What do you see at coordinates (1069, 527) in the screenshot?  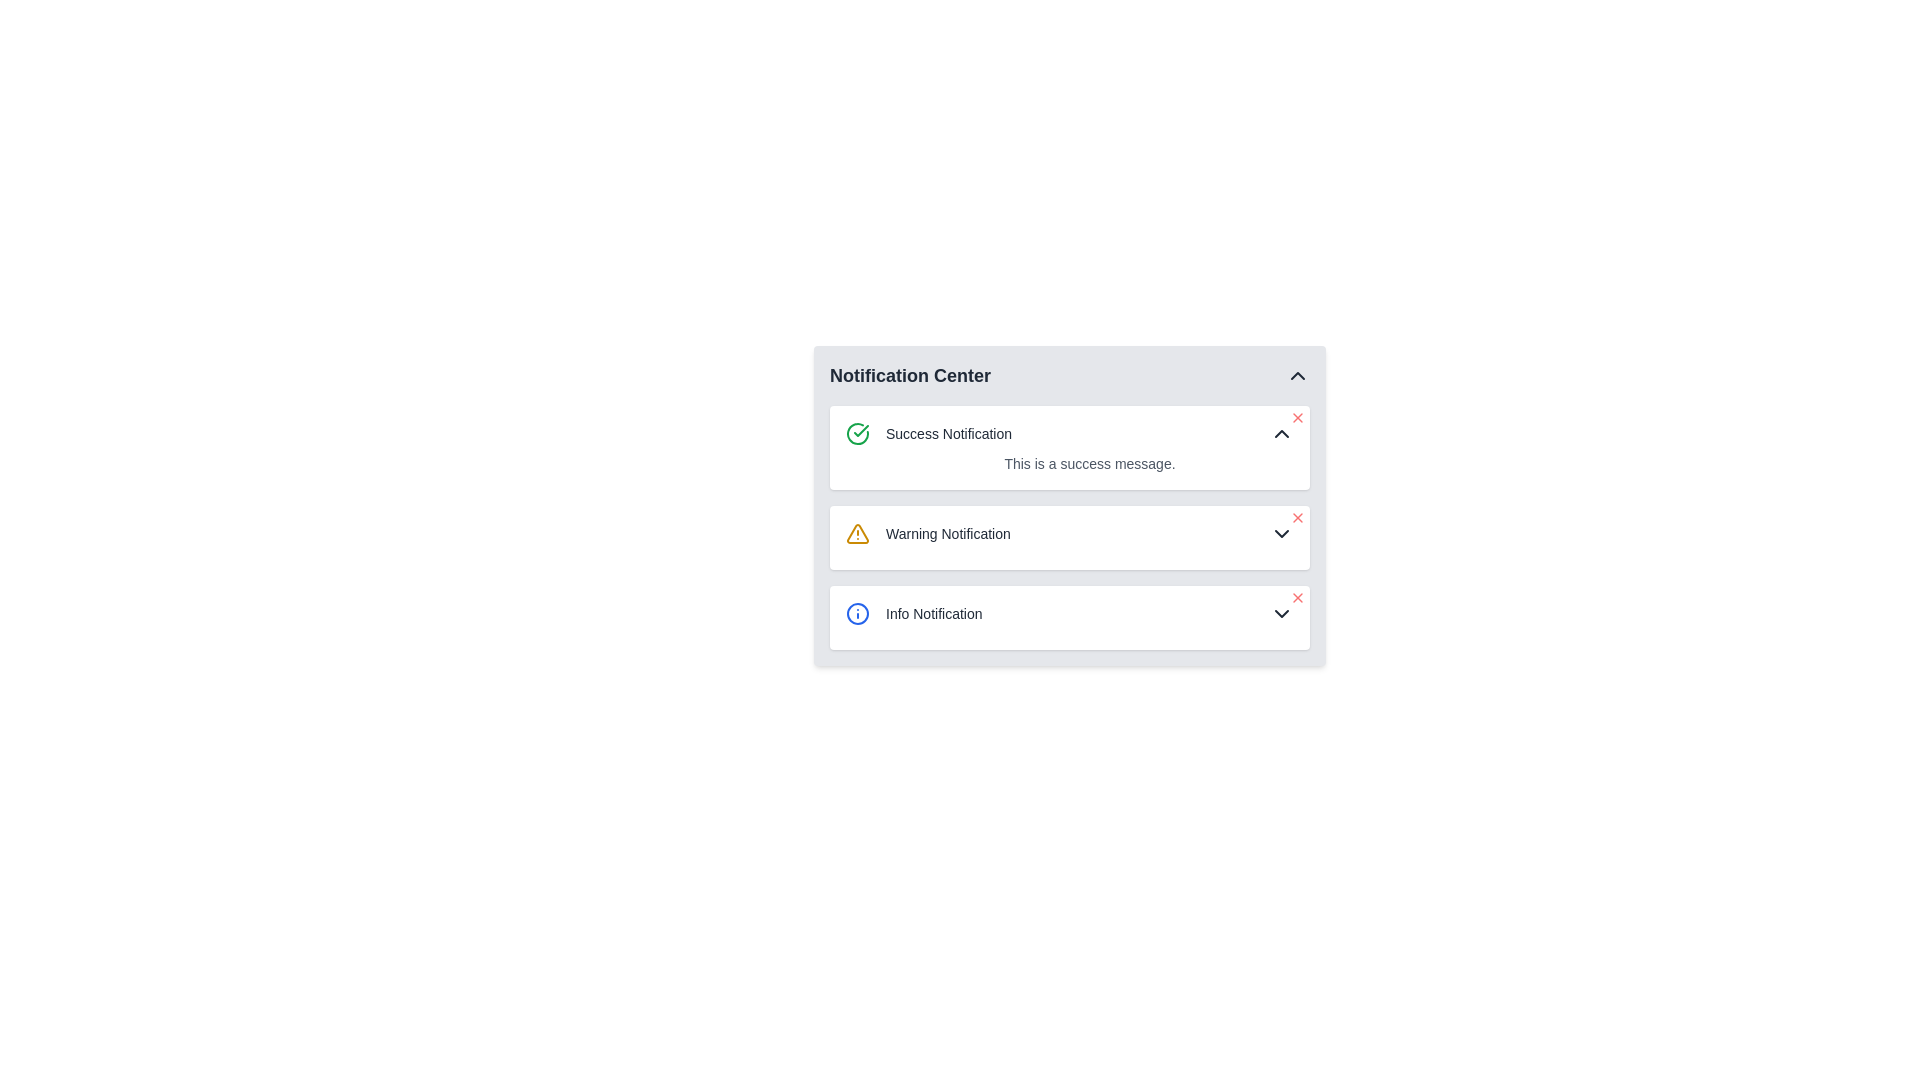 I see `the Notification Section within the 'Notification Center', which organizes success, warning, and informational messages` at bounding box center [1069, 527].